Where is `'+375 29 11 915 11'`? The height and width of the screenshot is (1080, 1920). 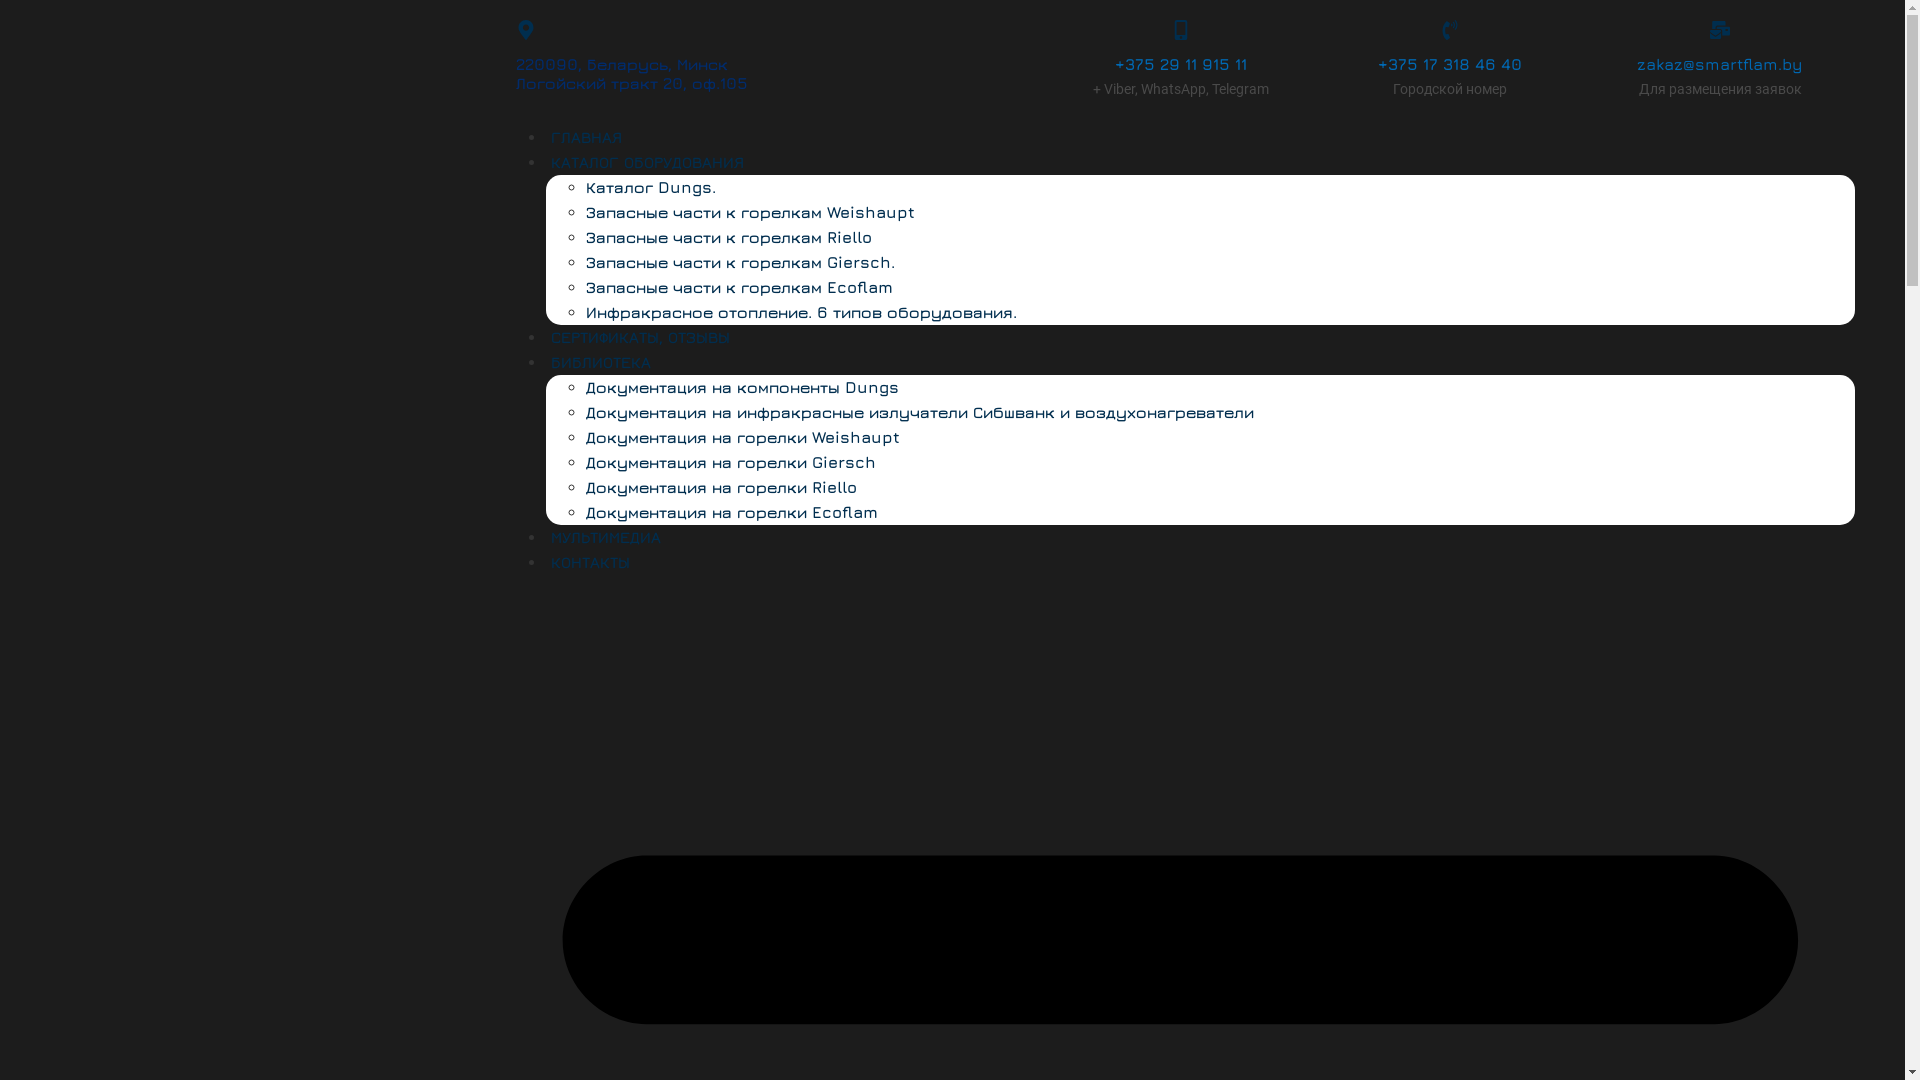
'+375 29 11 915 11' is located at coordinates (1180, 63).